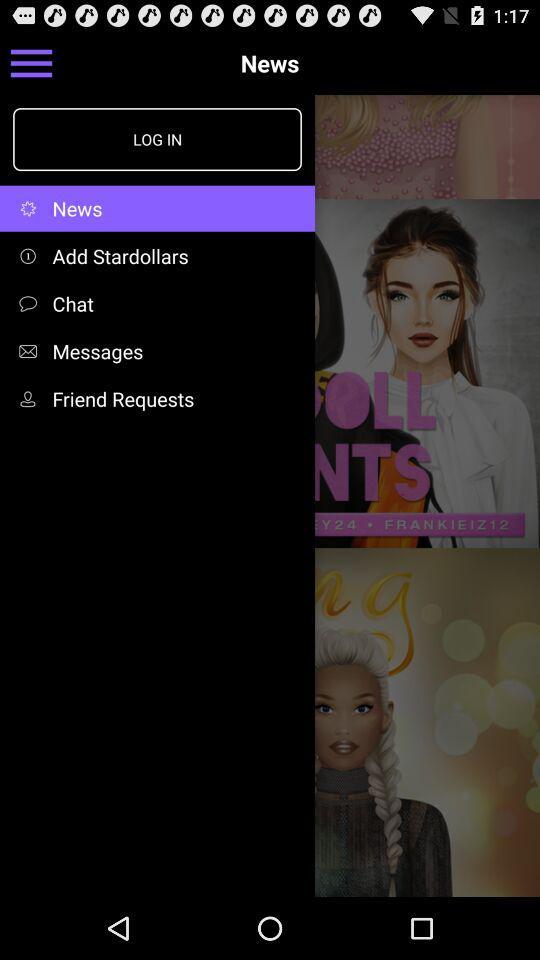 Image resolution: width=540 pixels, height=960 pixels. What do you see at coordinates (31, 397) in the screenshot?
I see `the icon beside friend requests` at bounding box center [31, 397].